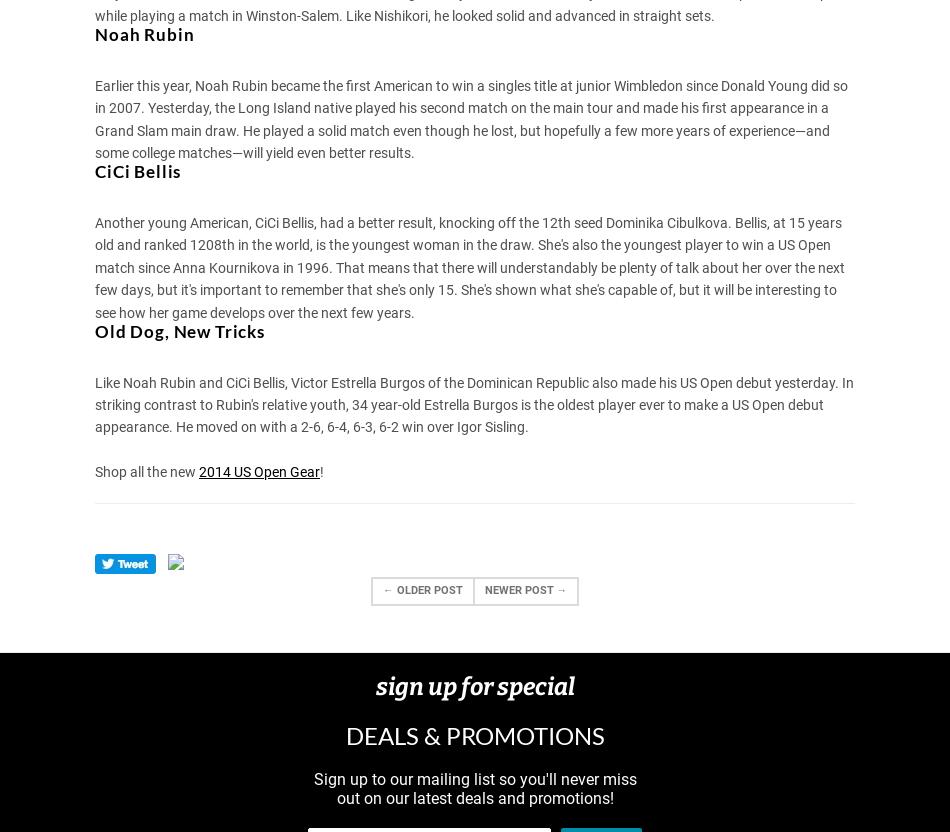 The image size is (950, 832). I want to click on 'Noah Rubin', so click(144, 34).